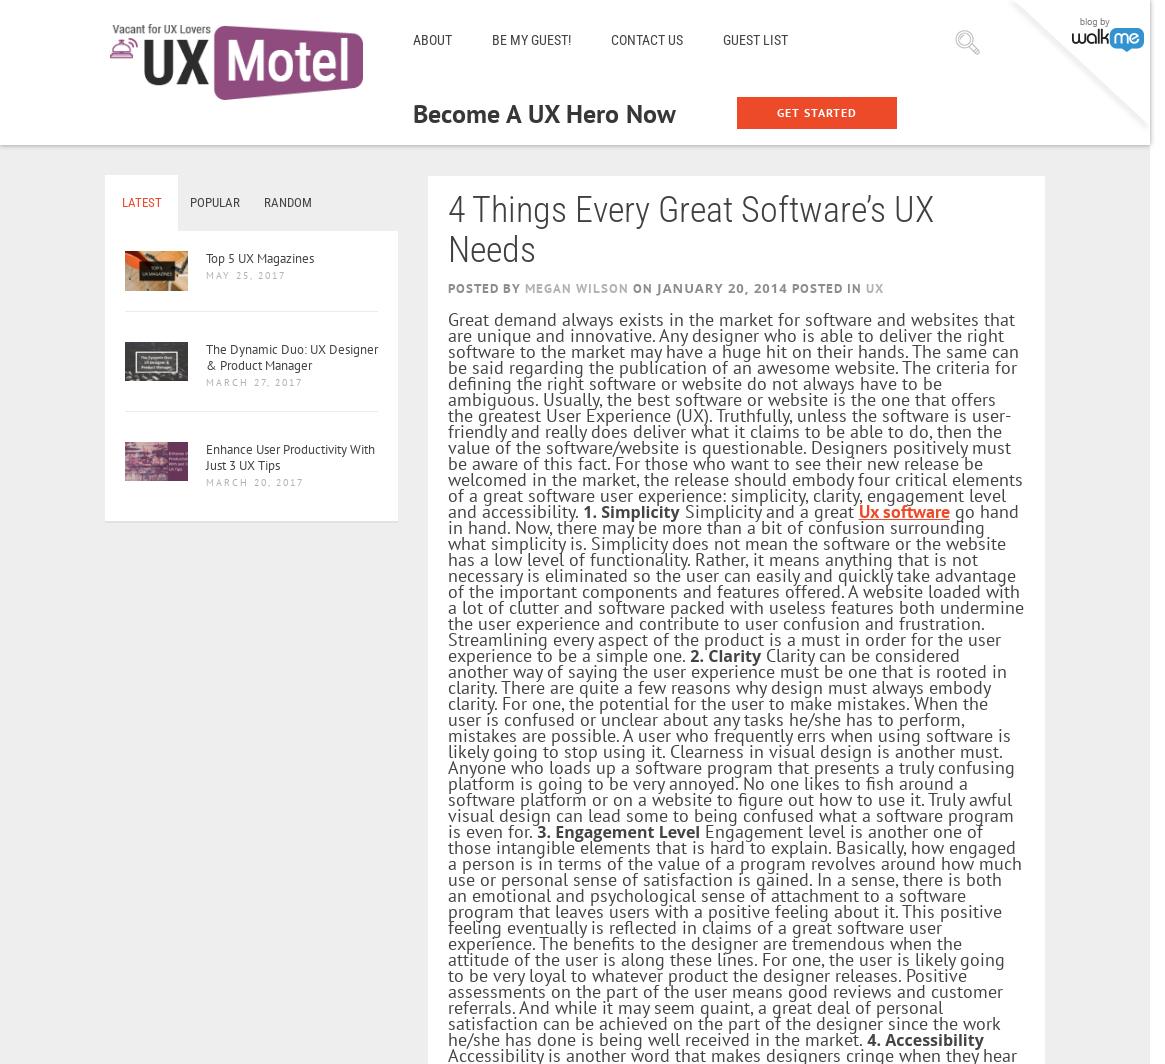 The height and width of the screenshot is (1064, 1165). Describe the element at coordinates (924, 1038) in the screenshot. I see `'4. Accessibility'` at that location.